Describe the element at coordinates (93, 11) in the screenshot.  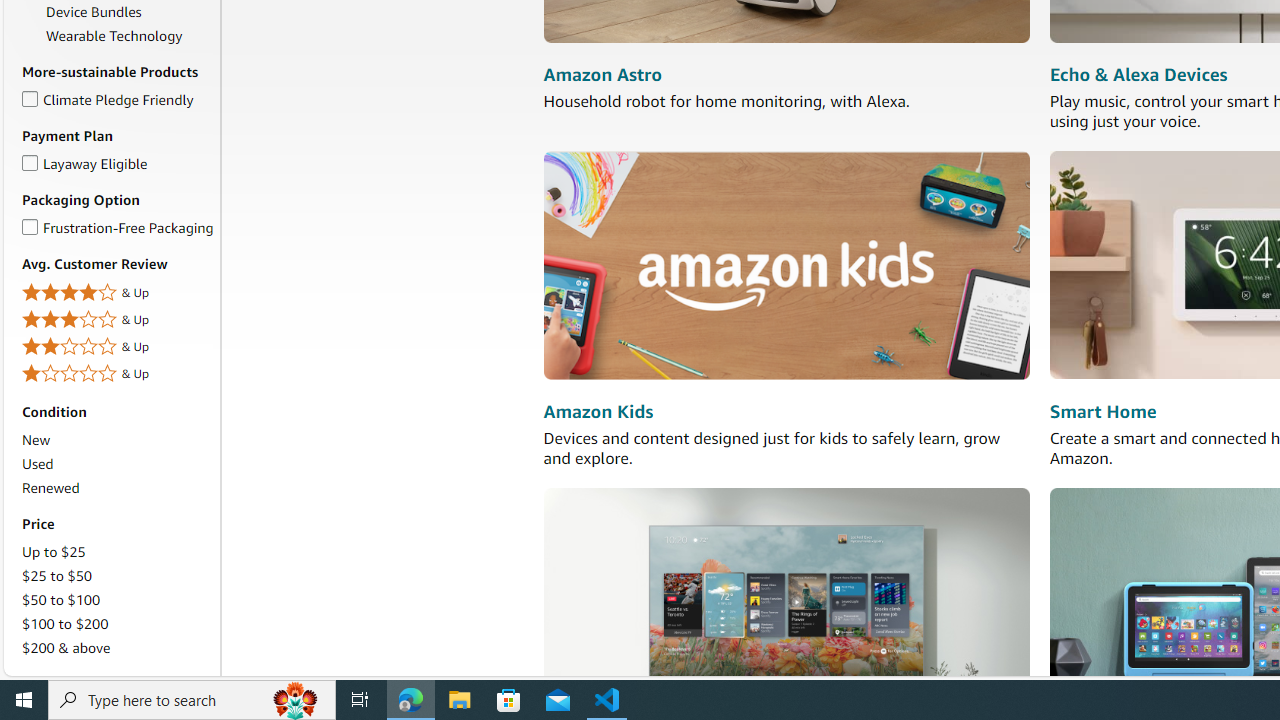
I see `'Device Bundles'` at that location.